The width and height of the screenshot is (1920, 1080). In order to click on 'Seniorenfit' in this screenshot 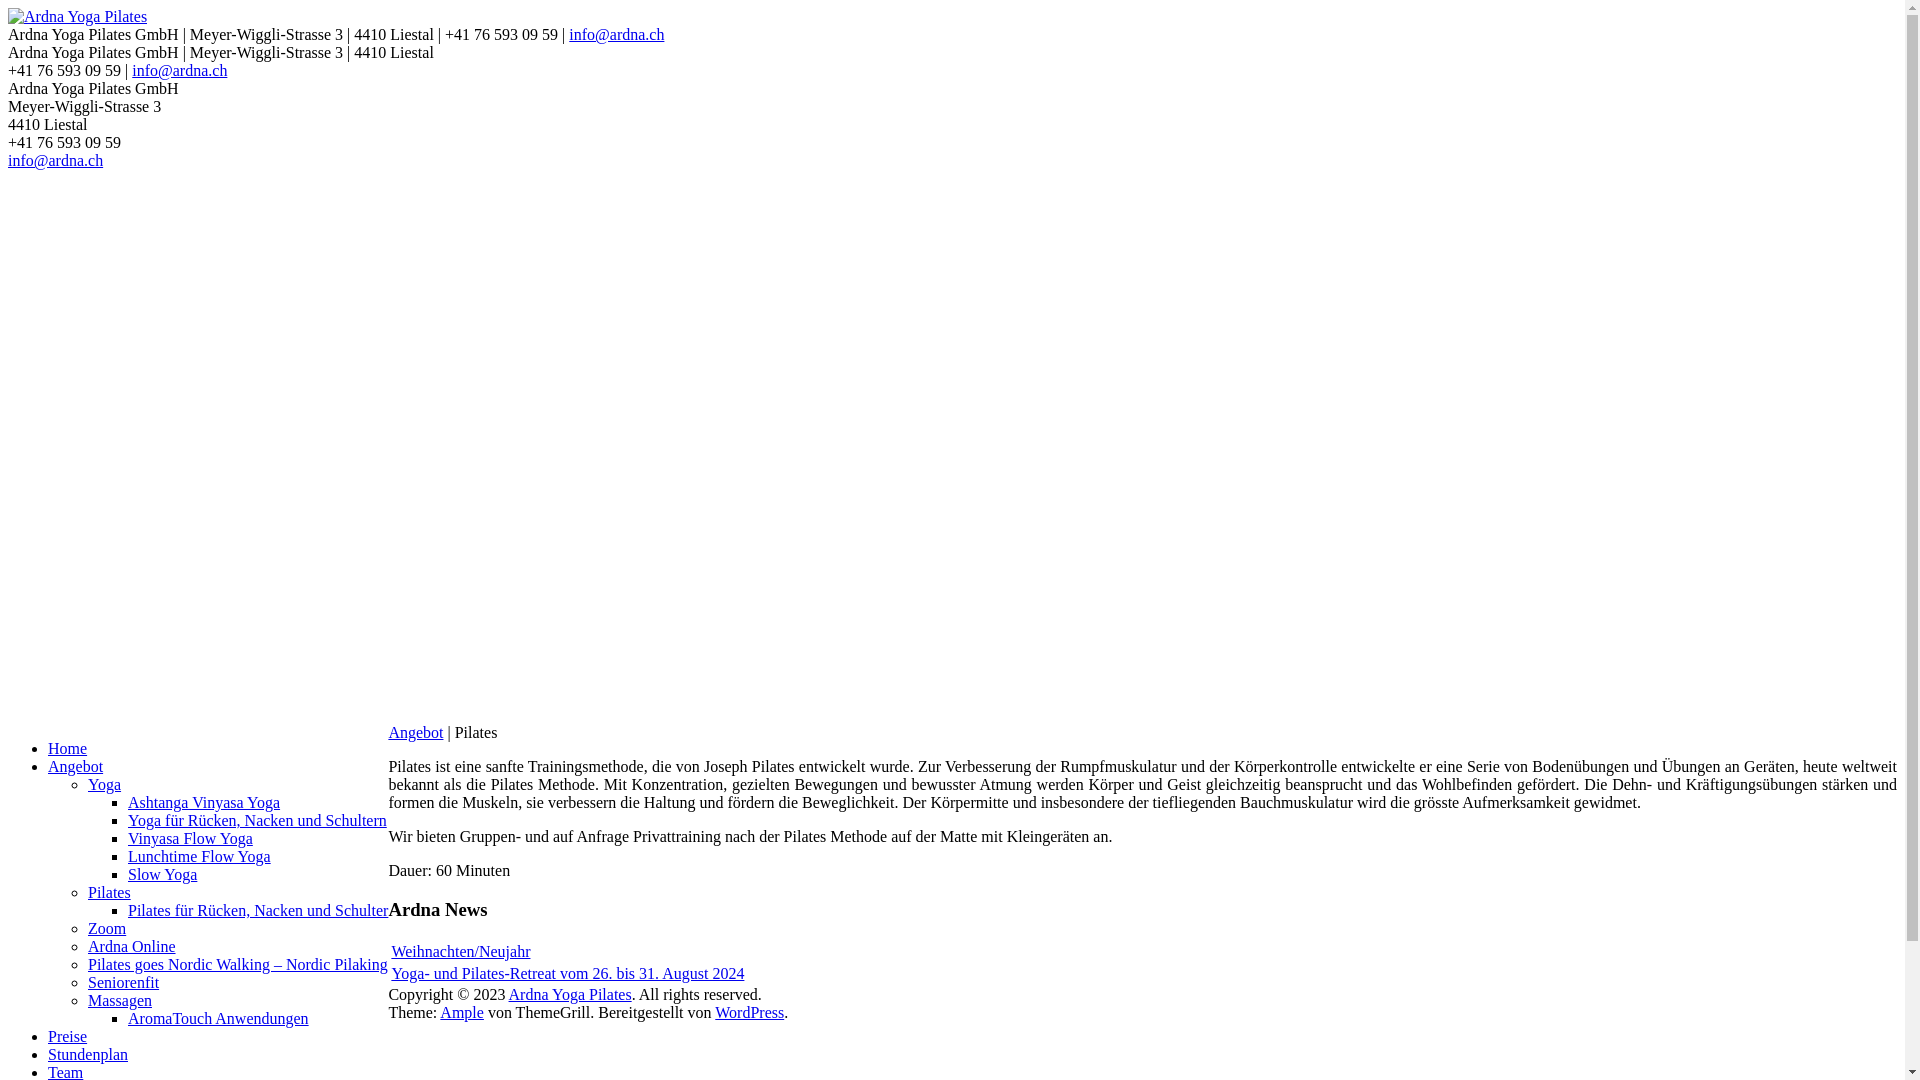, I will do `click(122, 981)`.